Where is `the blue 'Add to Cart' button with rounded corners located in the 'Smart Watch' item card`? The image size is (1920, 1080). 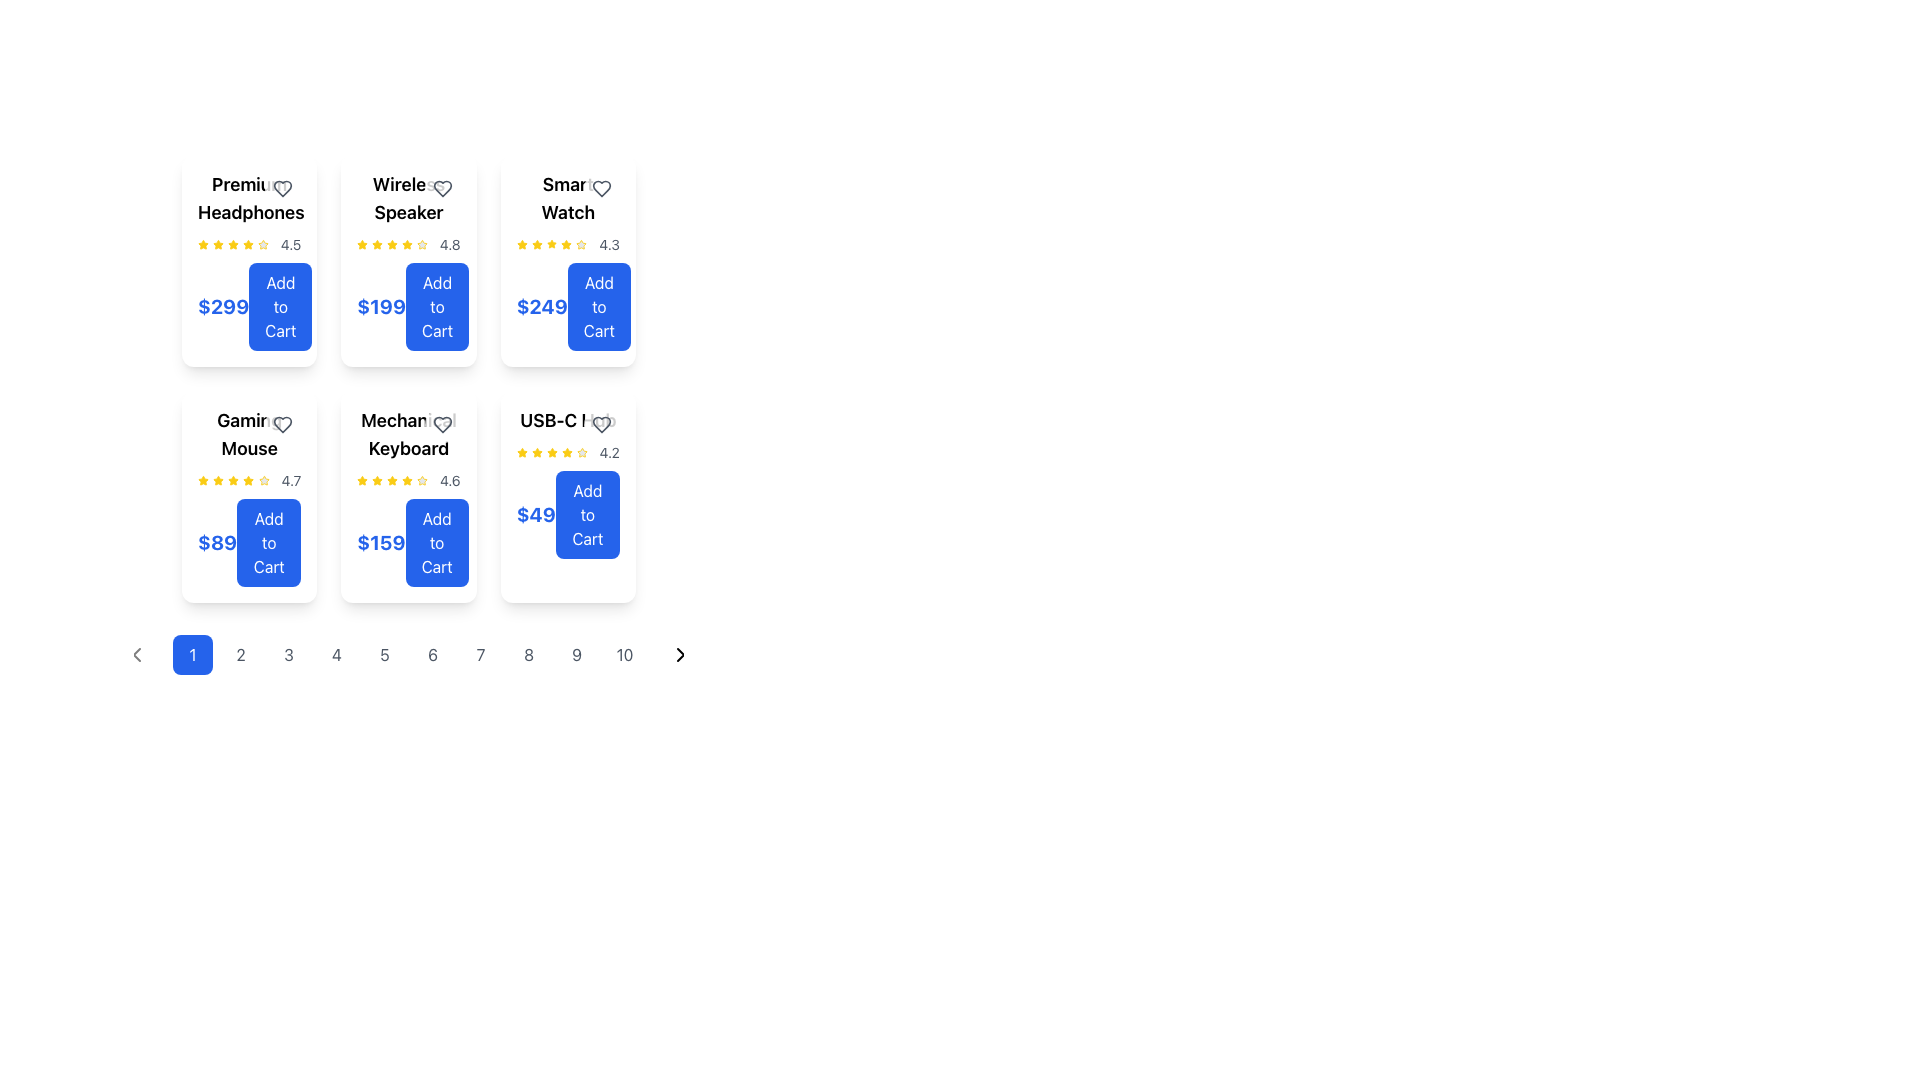 the blue 'Add to Cart' button with rounded corners located in the 'Smart Watch' item card is located at coordinates (598, 307).